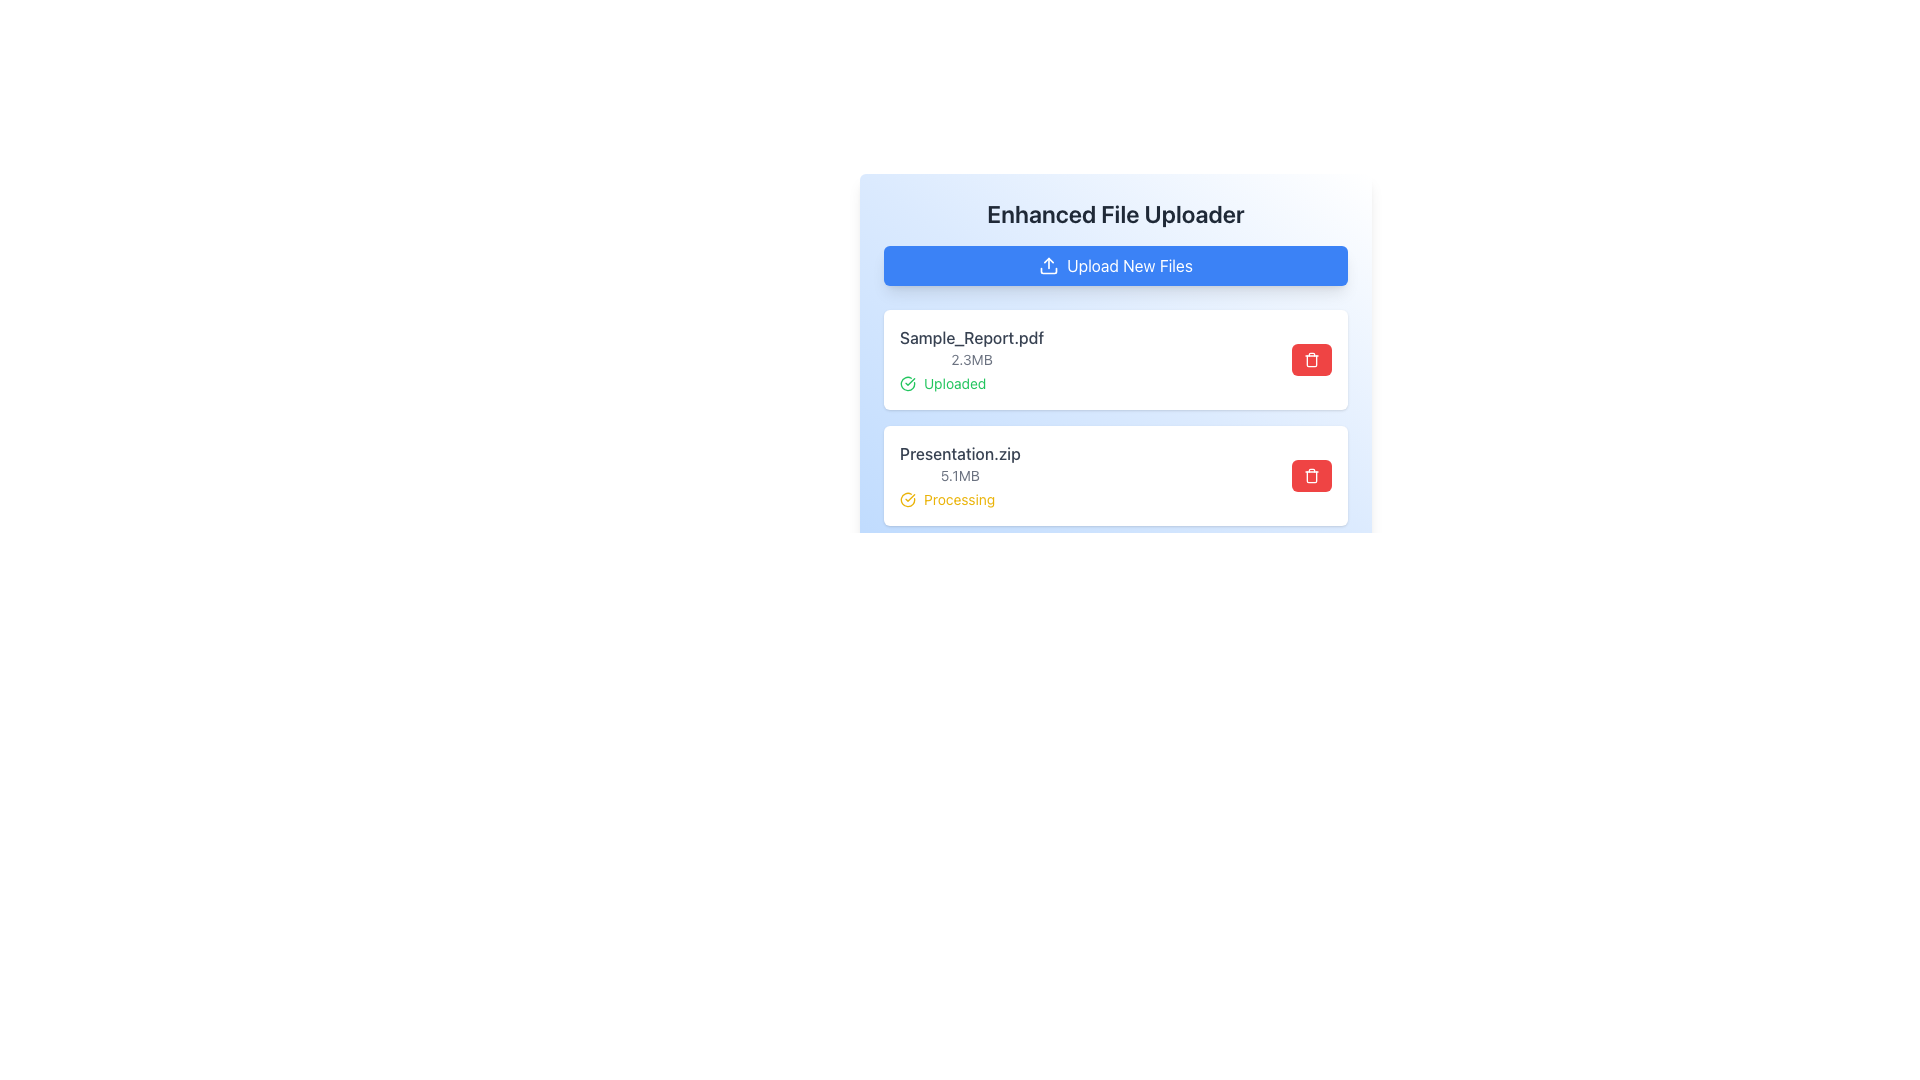  What do you see at coordinates (1115, 358) in the screenshot?
I see `file details from the topmost interactive list item in the file uploader interface, which displays information about an uploaded file before the item labeled 'Presentation.zip'` at bounding box center [1115, 358].